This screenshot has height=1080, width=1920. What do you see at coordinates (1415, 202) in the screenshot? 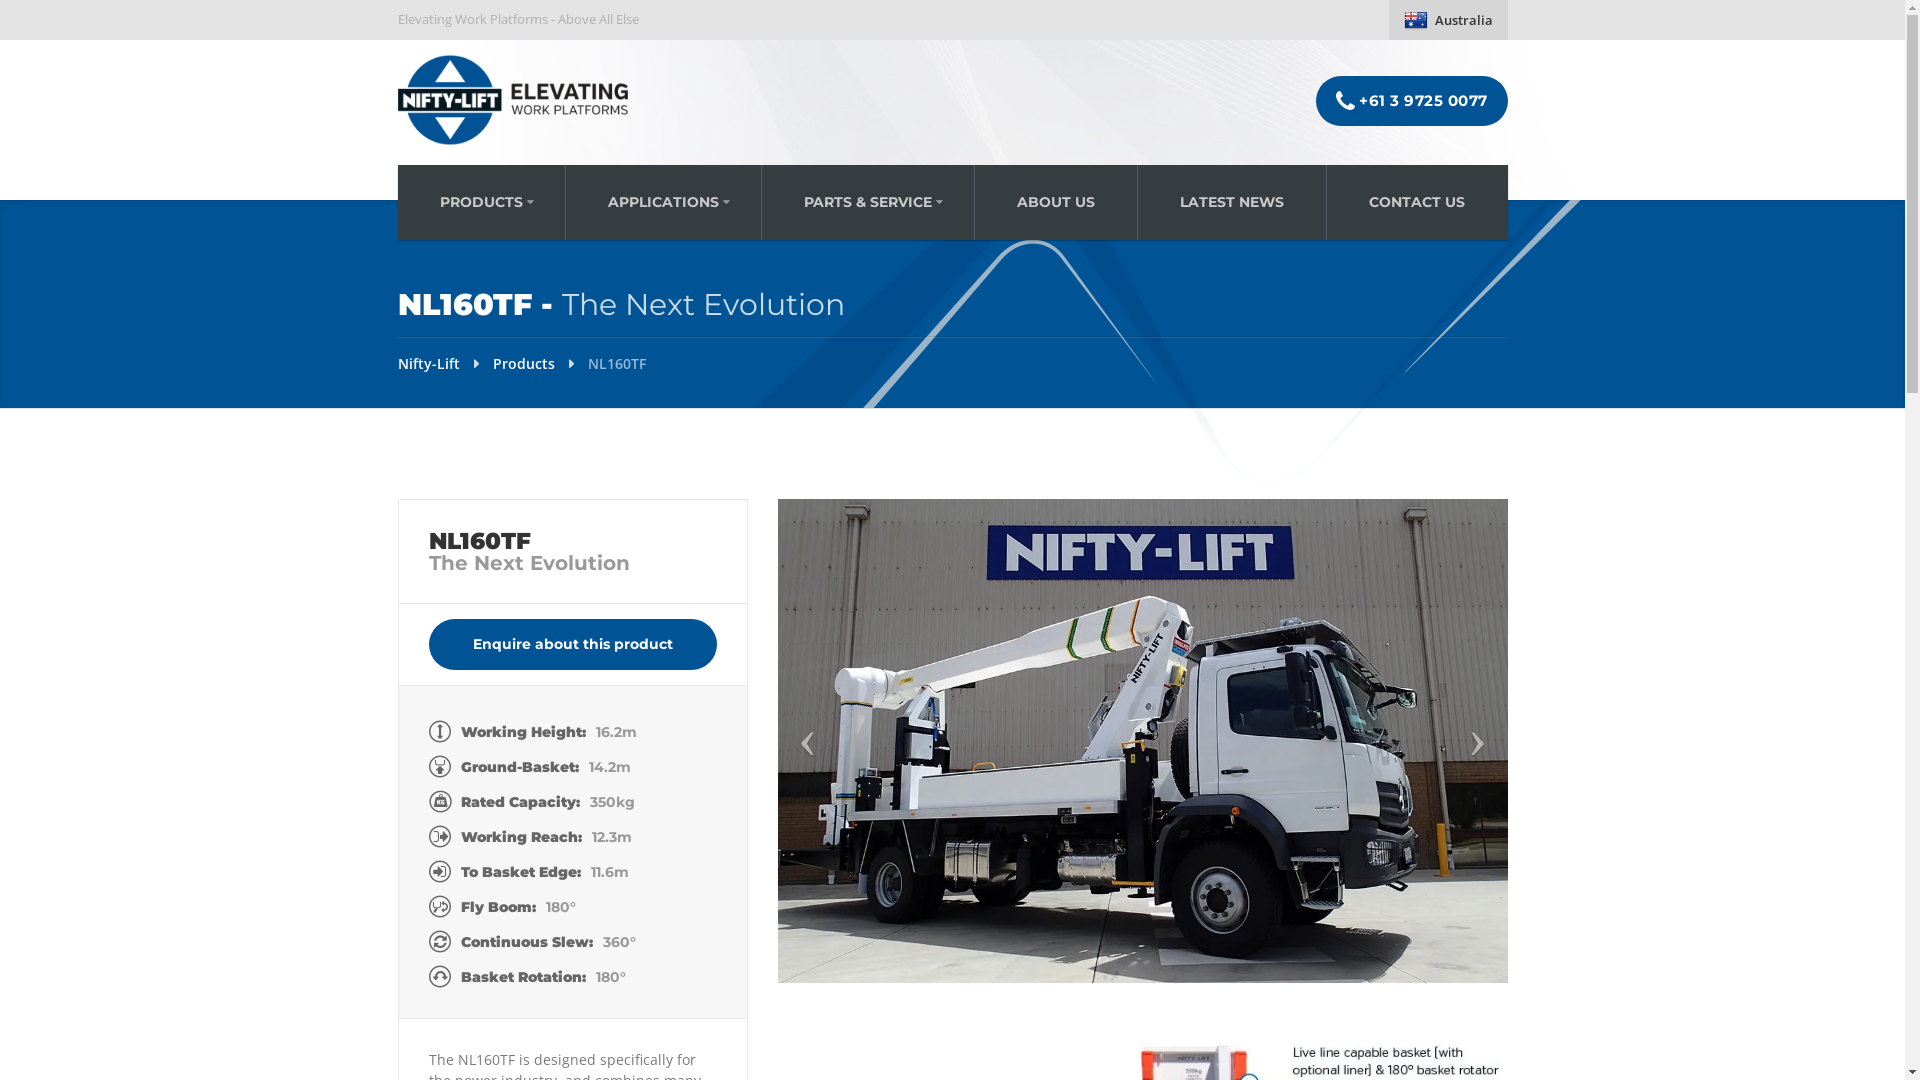
I see `'CONTACT US'` at bounding box center [1415, 202].